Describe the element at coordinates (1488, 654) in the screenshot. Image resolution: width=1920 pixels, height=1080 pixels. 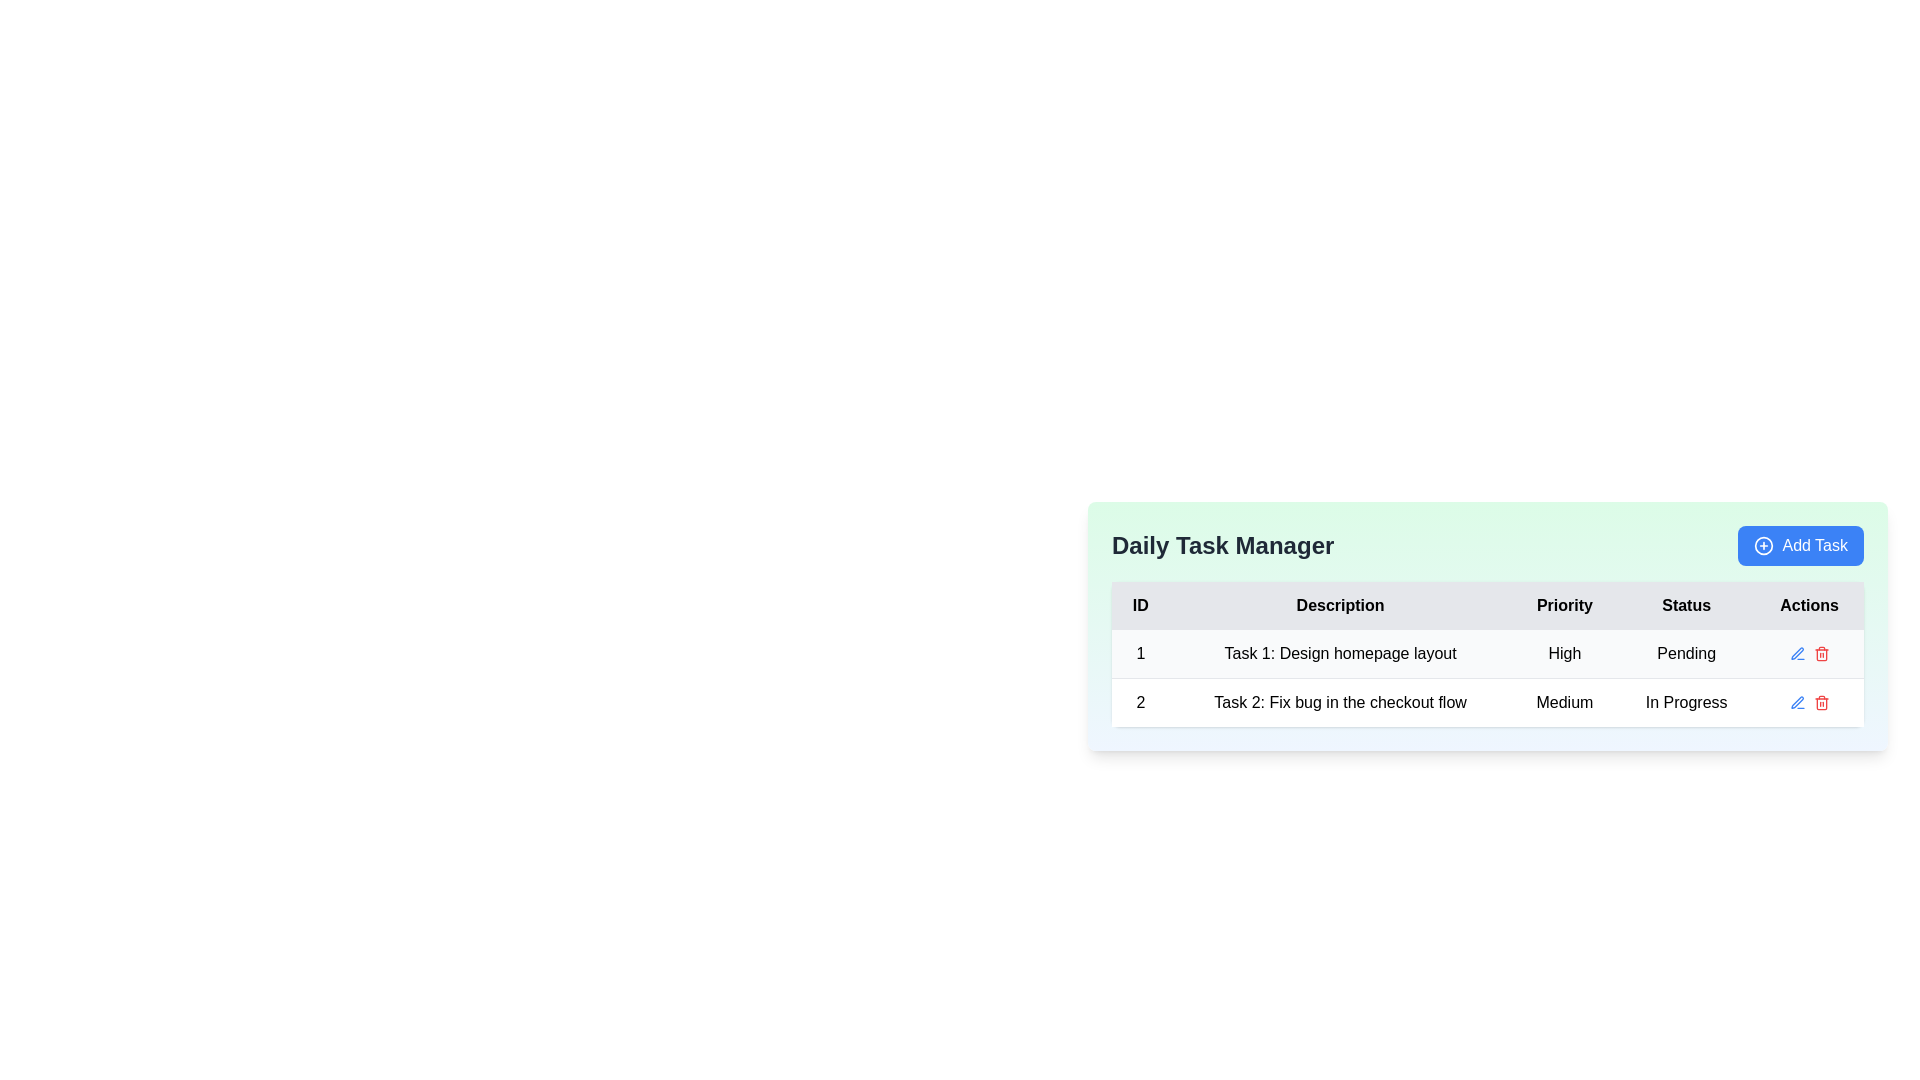
I see `the first row in the 'Daily Task Manager' table, which contains the task ID '1', description 'Task 1: Design homepage layout', priority 'High', and status 'Pending'` at that location.